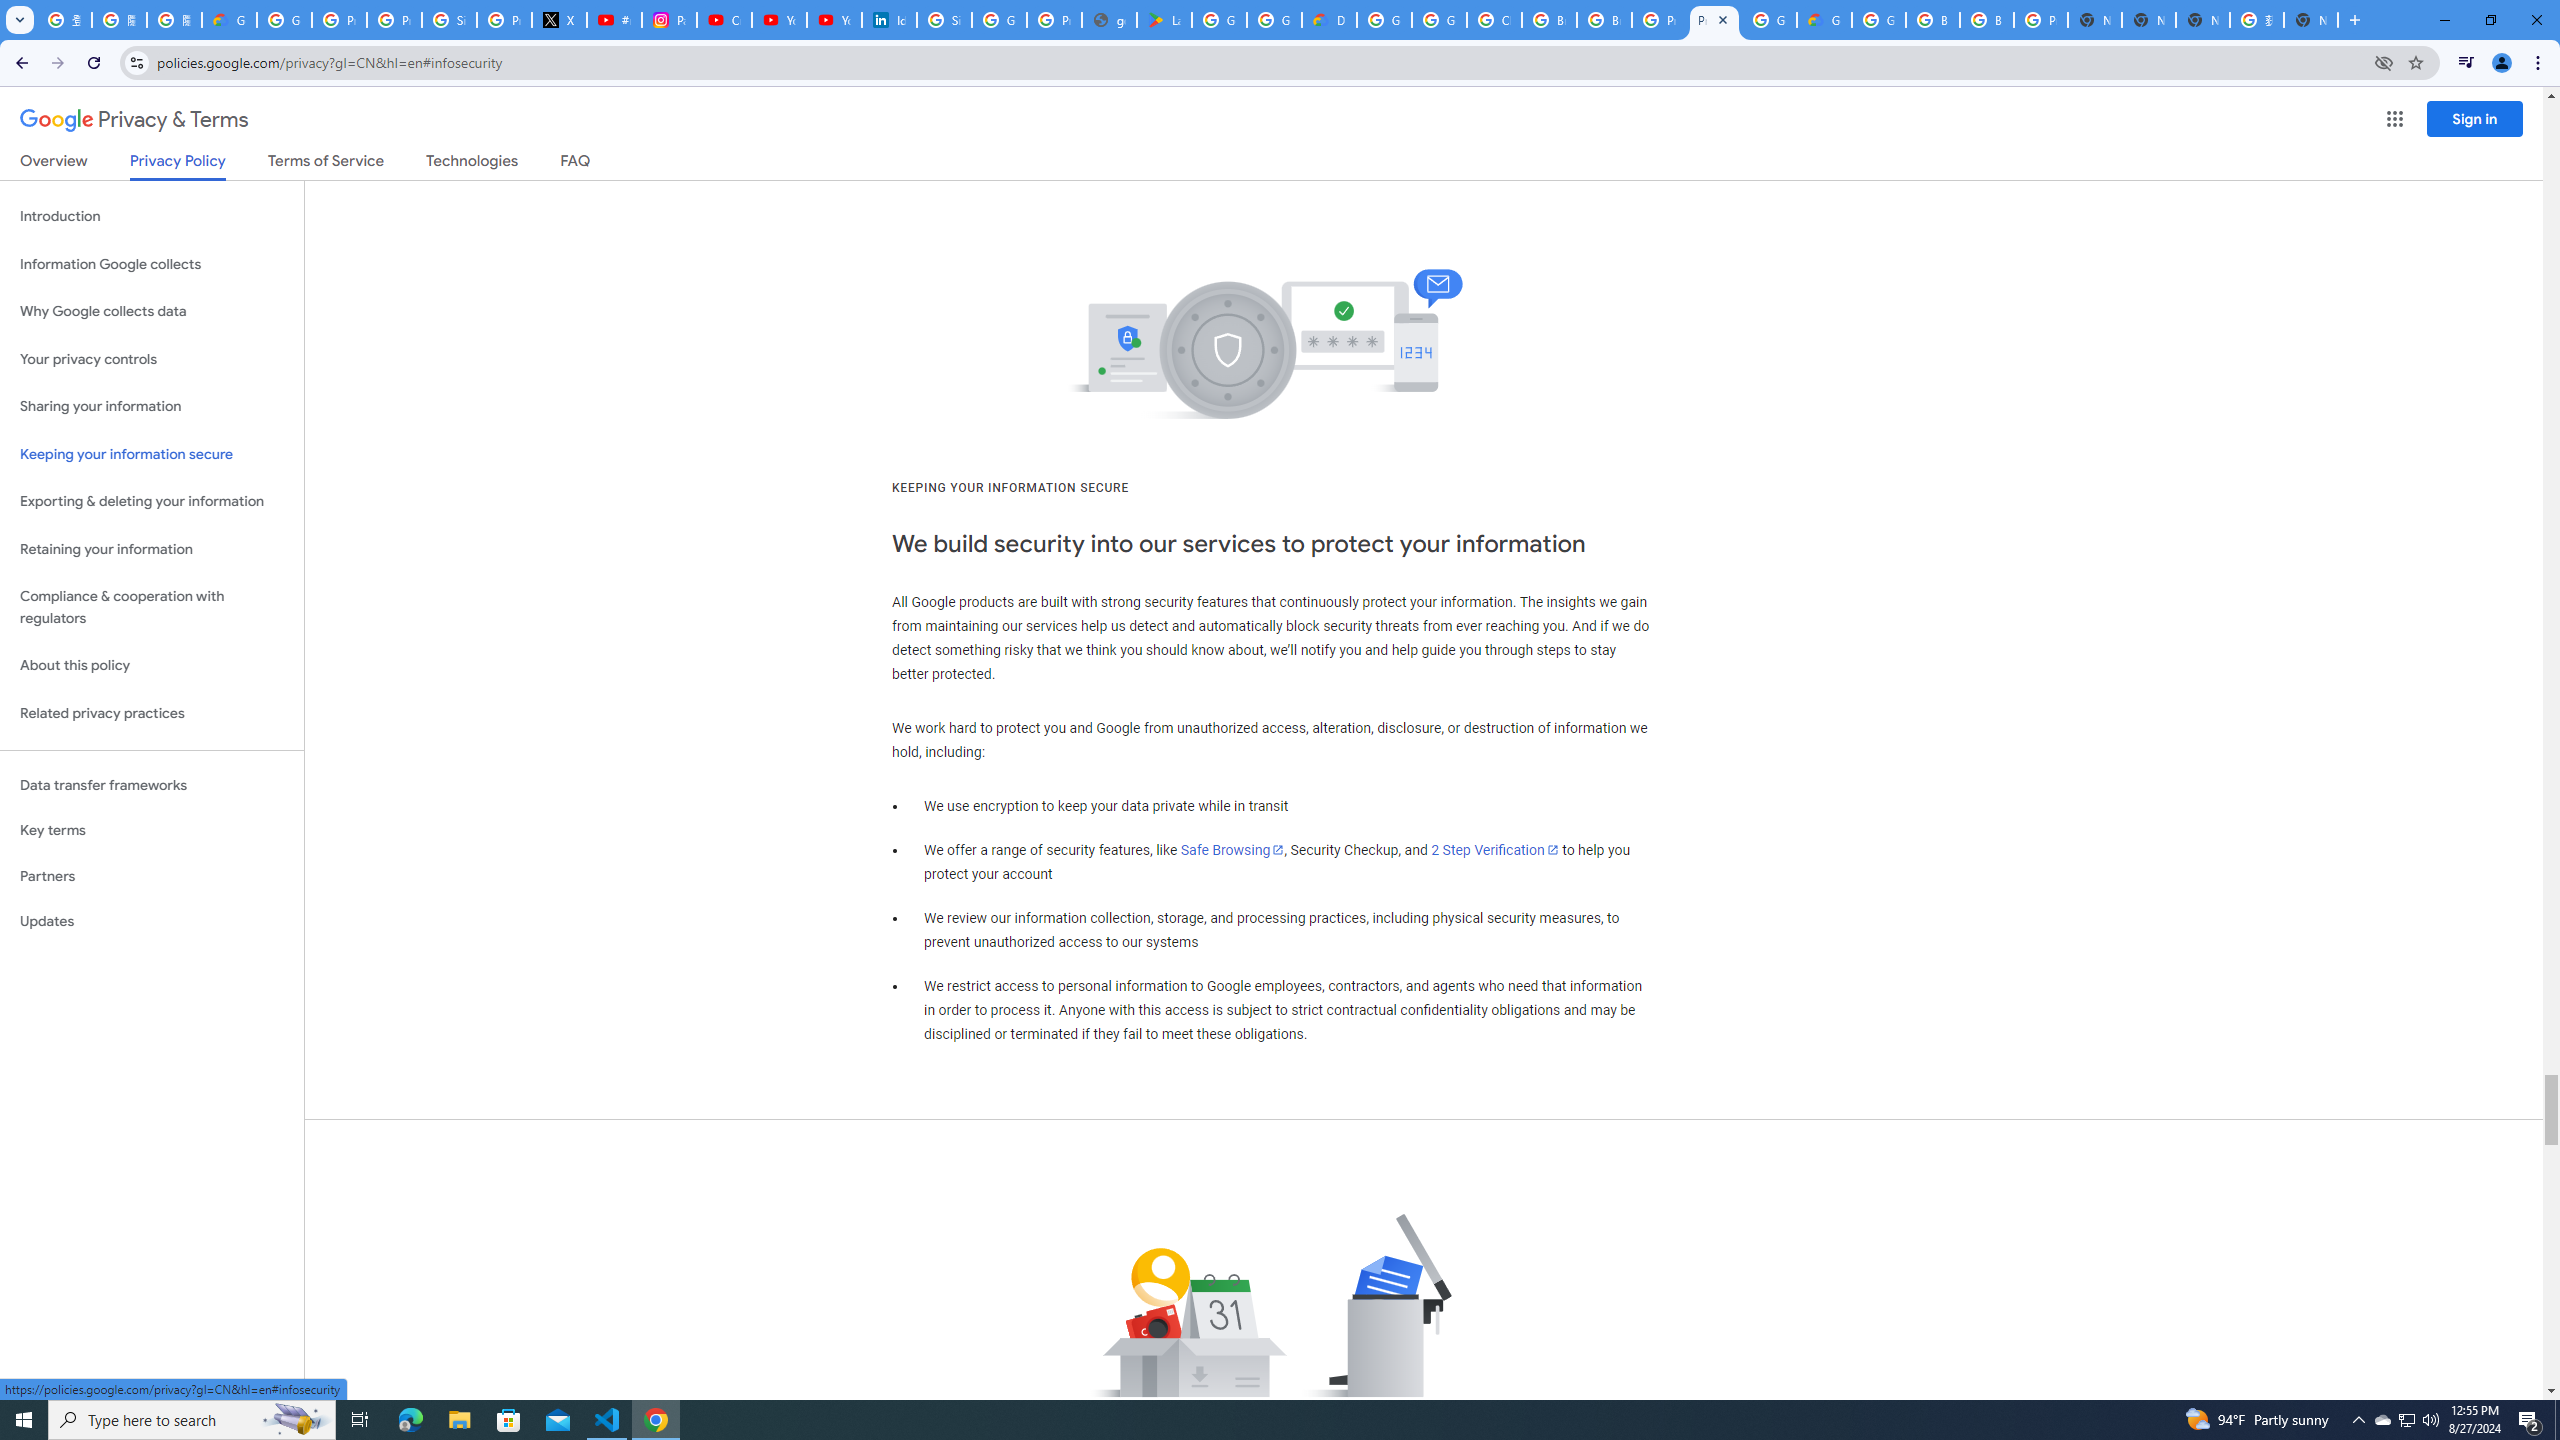  What do you see at coordinates (151, 501) in the screenshot?
I see `'Exporting & deleting your information'` at bounding box center [151, 501].